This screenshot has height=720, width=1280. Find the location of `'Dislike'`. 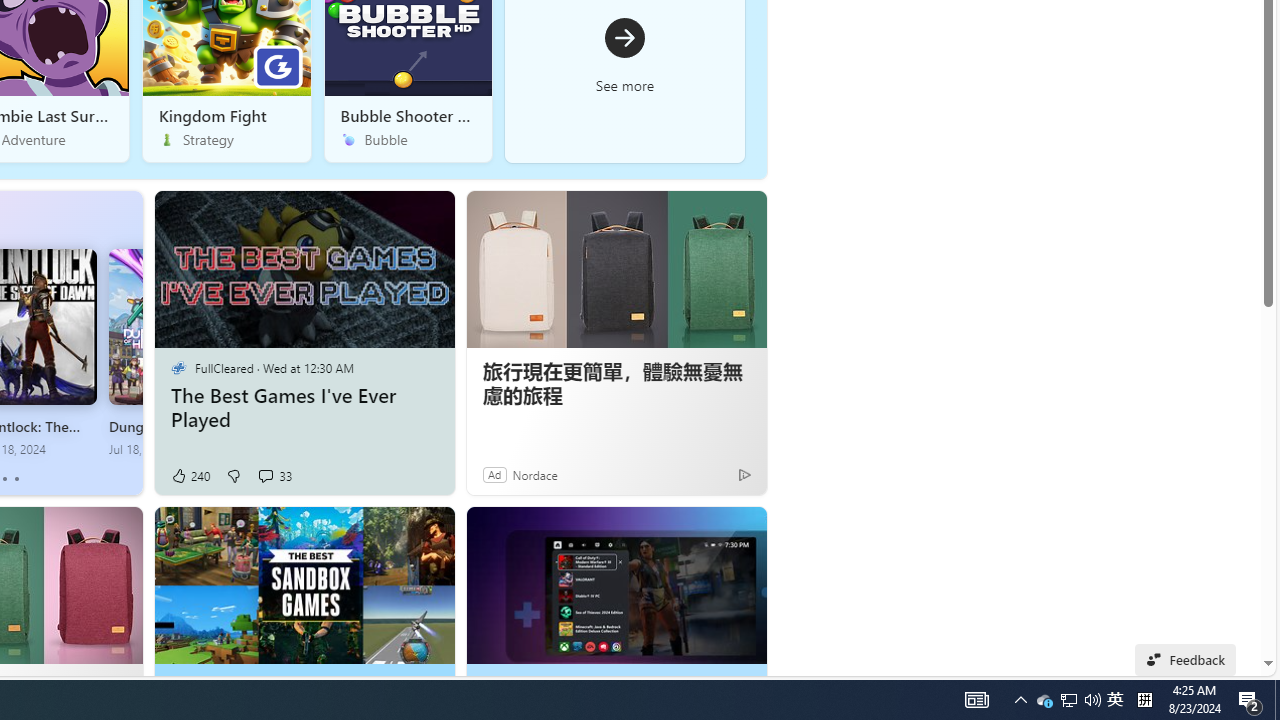

'Dislike' is located at coordinates (233, 475).